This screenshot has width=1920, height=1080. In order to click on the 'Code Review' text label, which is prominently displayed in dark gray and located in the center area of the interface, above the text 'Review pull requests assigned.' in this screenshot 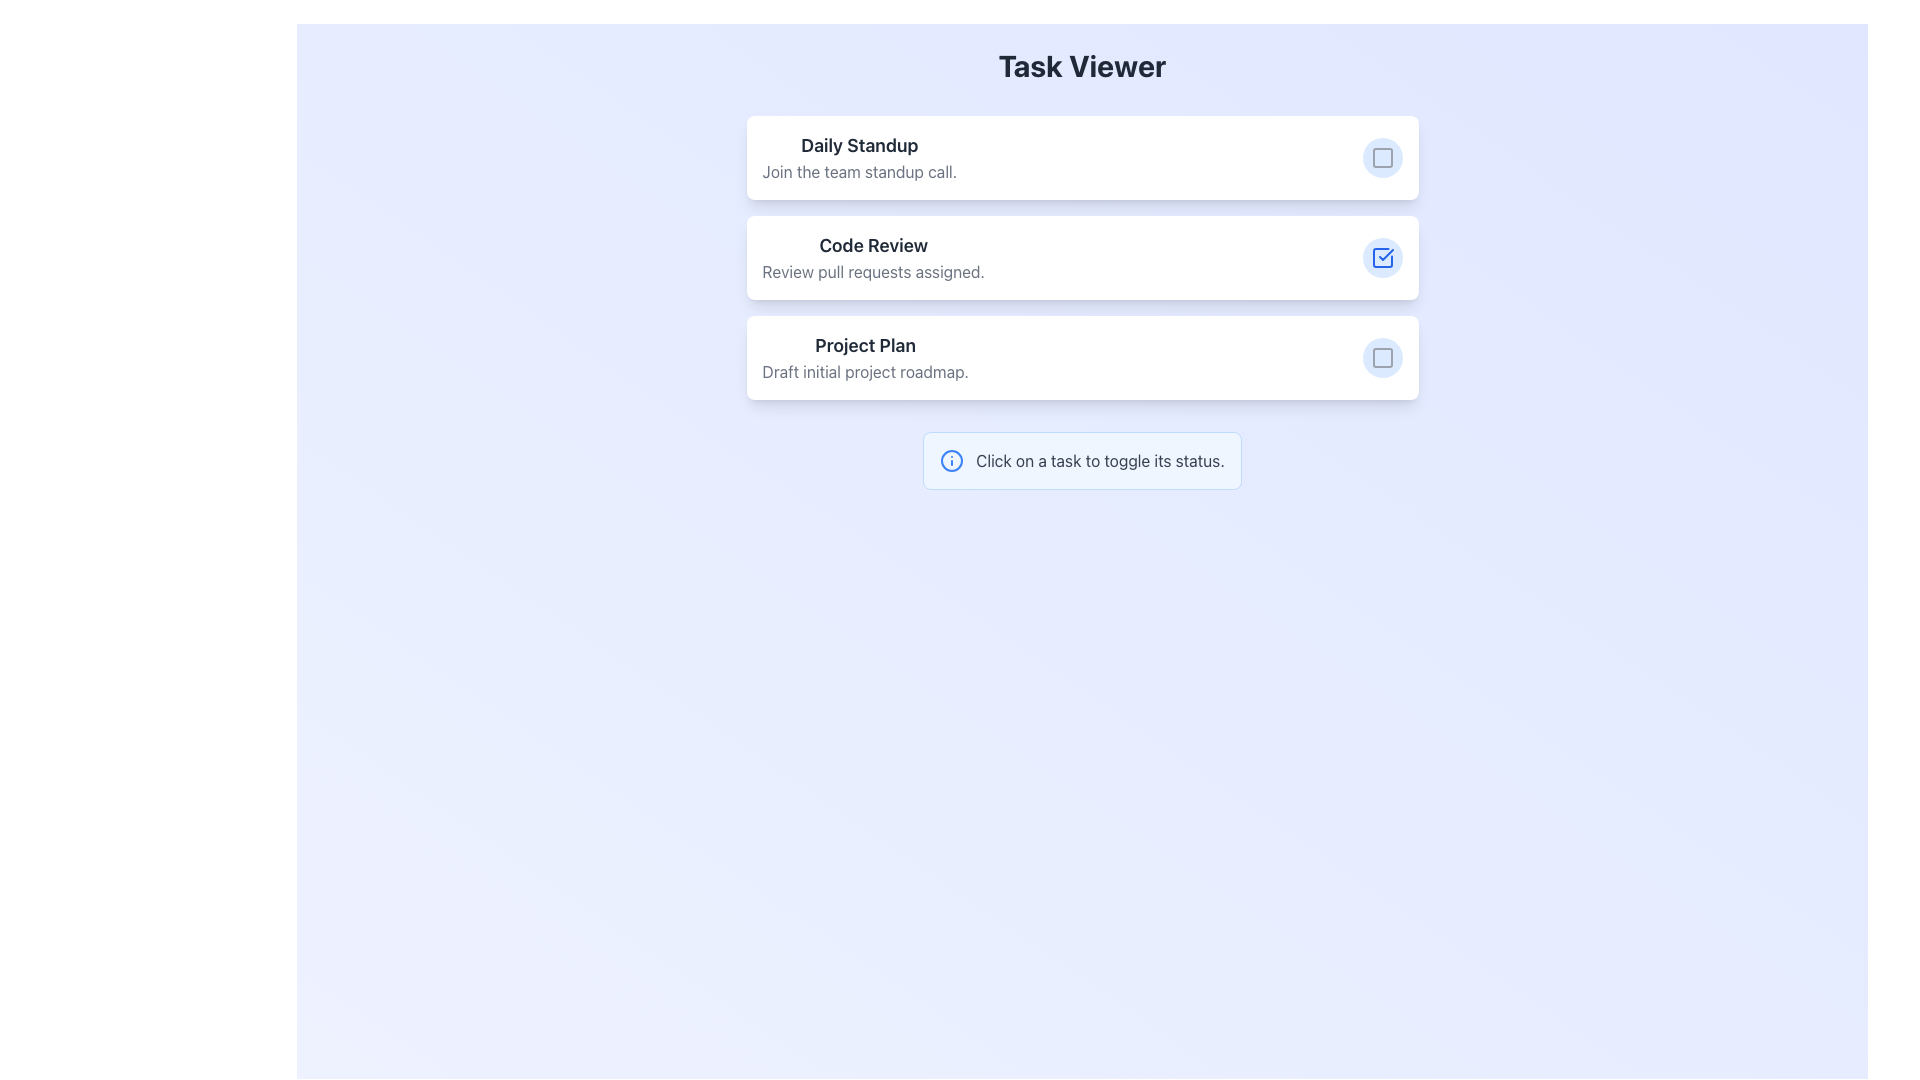, I will do `click(873, 245)`.